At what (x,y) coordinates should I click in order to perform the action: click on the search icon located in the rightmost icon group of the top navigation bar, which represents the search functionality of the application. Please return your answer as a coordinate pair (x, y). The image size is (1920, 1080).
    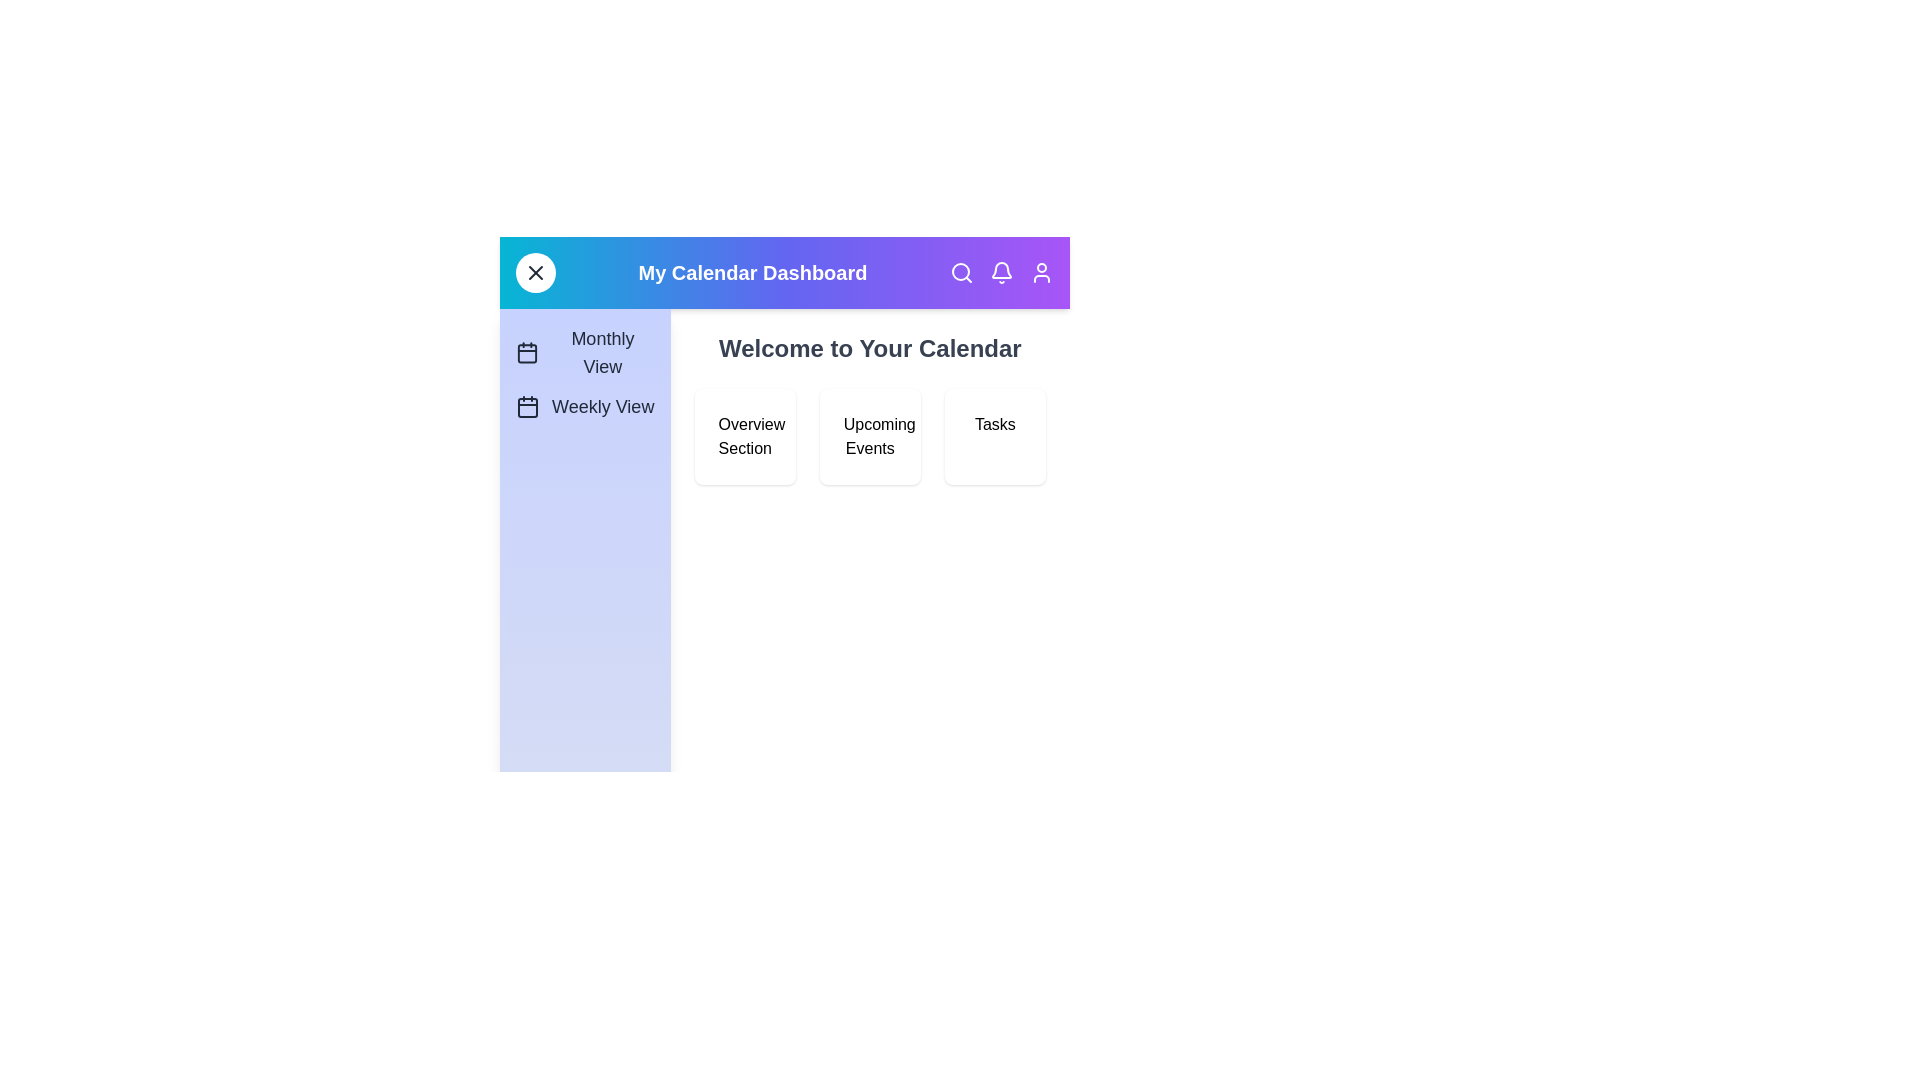
    Looking at the image, I should click on (960, 272).